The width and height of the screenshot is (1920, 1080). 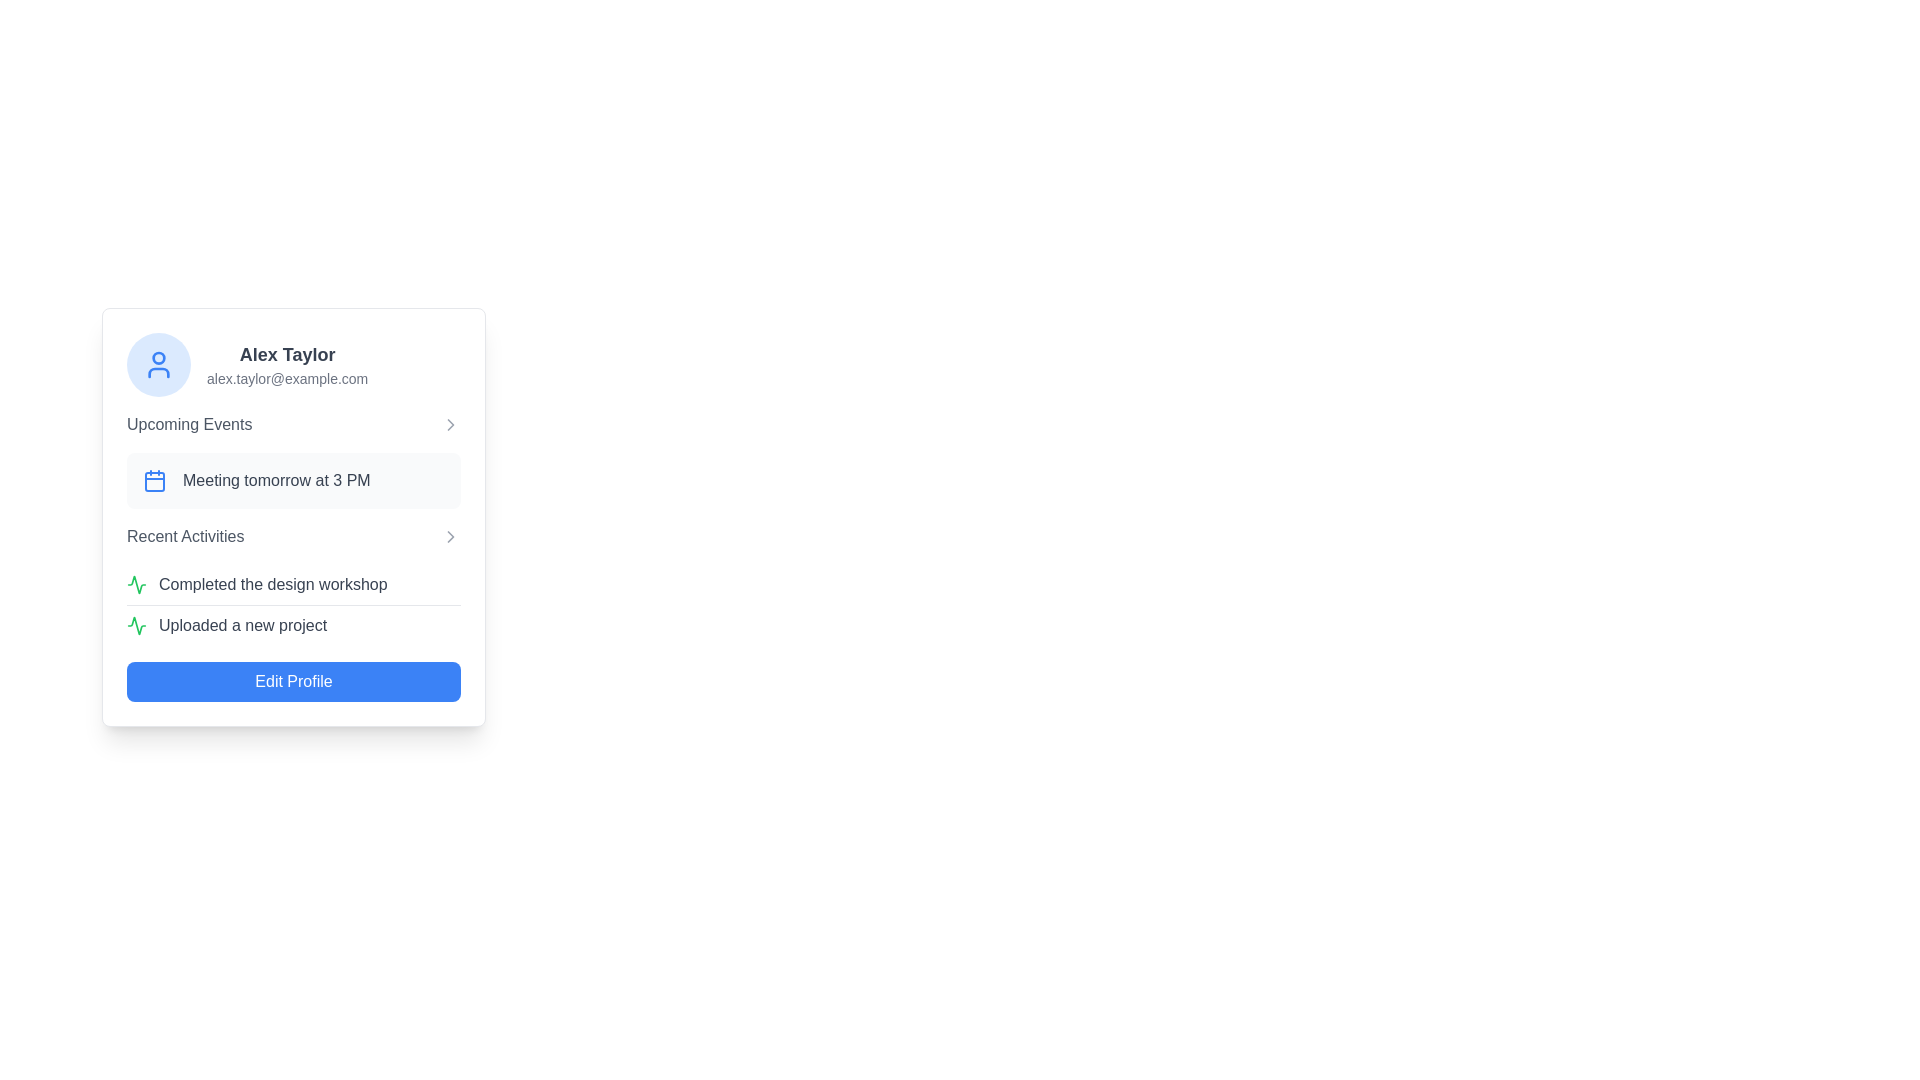 I want to click on the first List item with an icon and text under the 'Recent Activities' section that depicts the recent activity of completing a design workshop, so click(x=292, y=585).